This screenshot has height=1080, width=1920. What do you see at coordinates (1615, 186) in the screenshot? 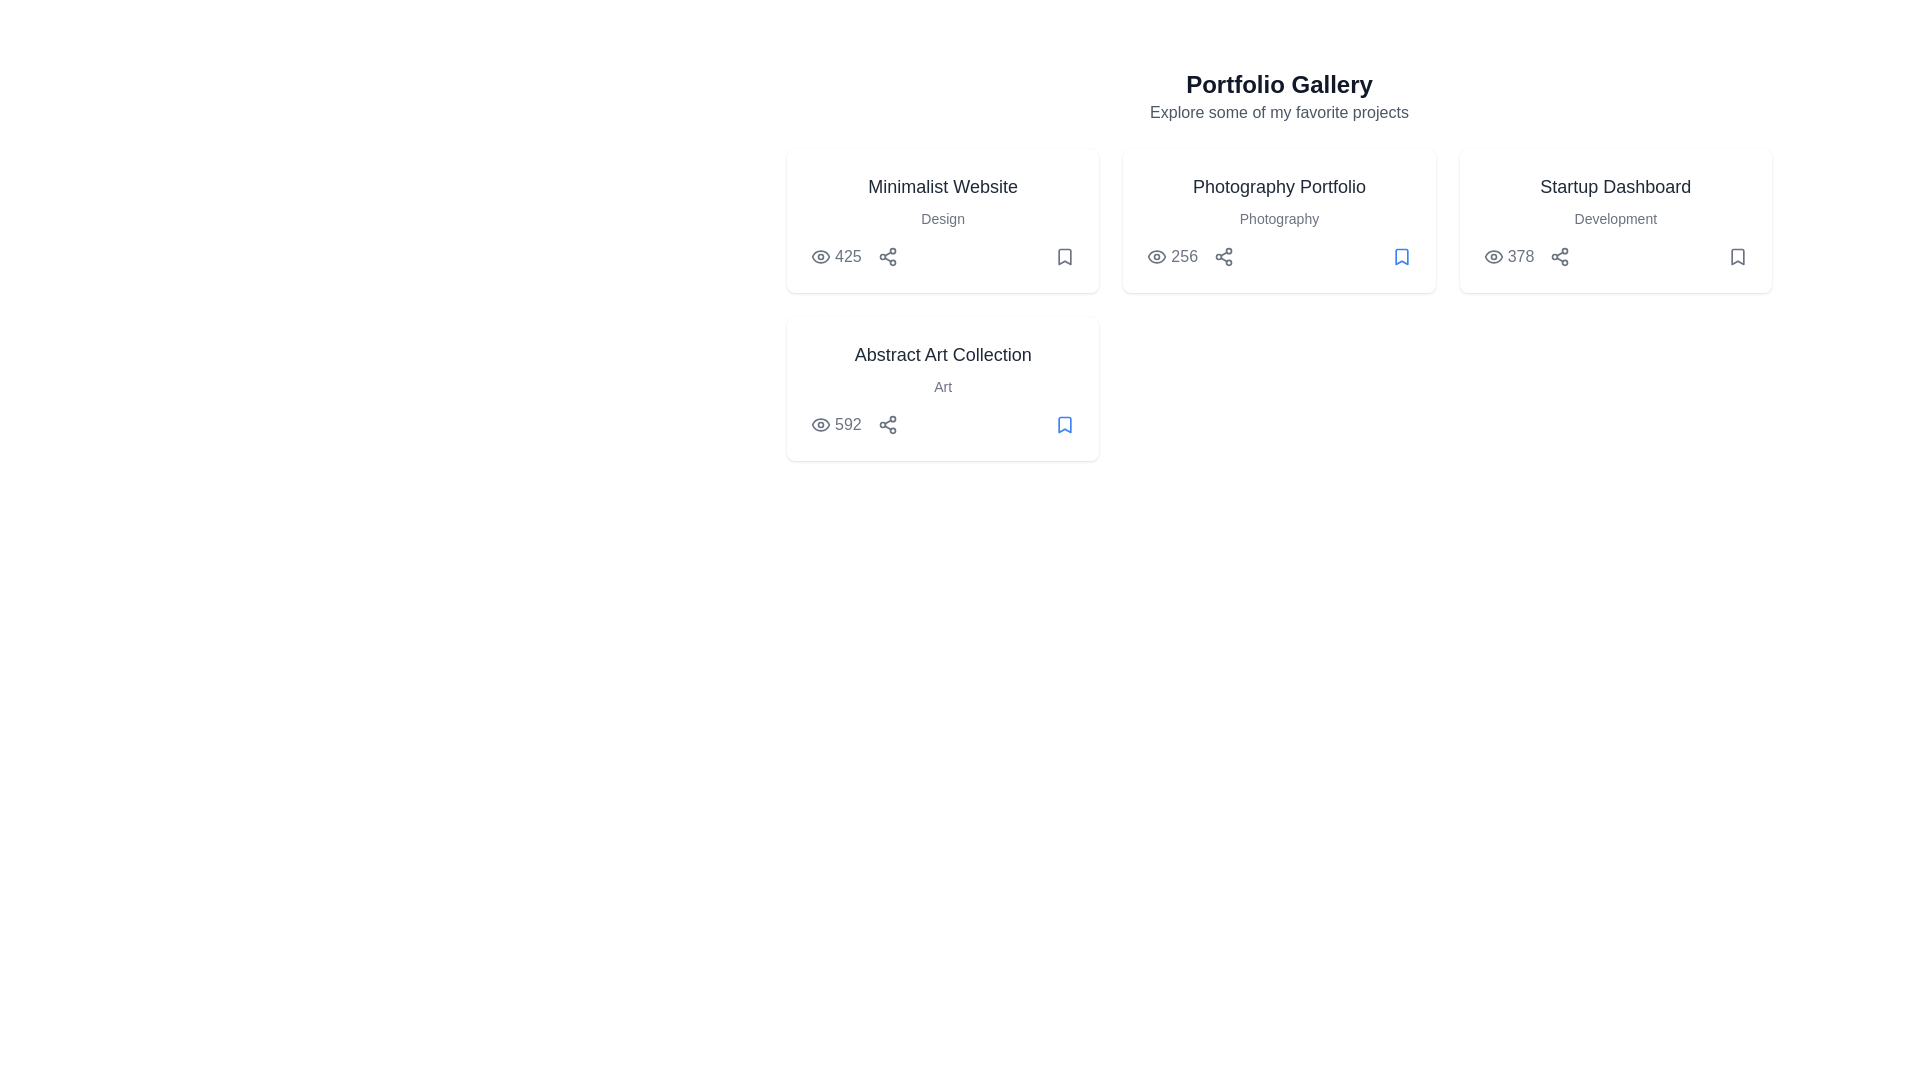
I see `text label displaying 'Startup Dashboard', which is styled with a larger, medium-weight dark gray font and is positioned at the top of a card within a grid layout` at bounding box center [1615, 186].